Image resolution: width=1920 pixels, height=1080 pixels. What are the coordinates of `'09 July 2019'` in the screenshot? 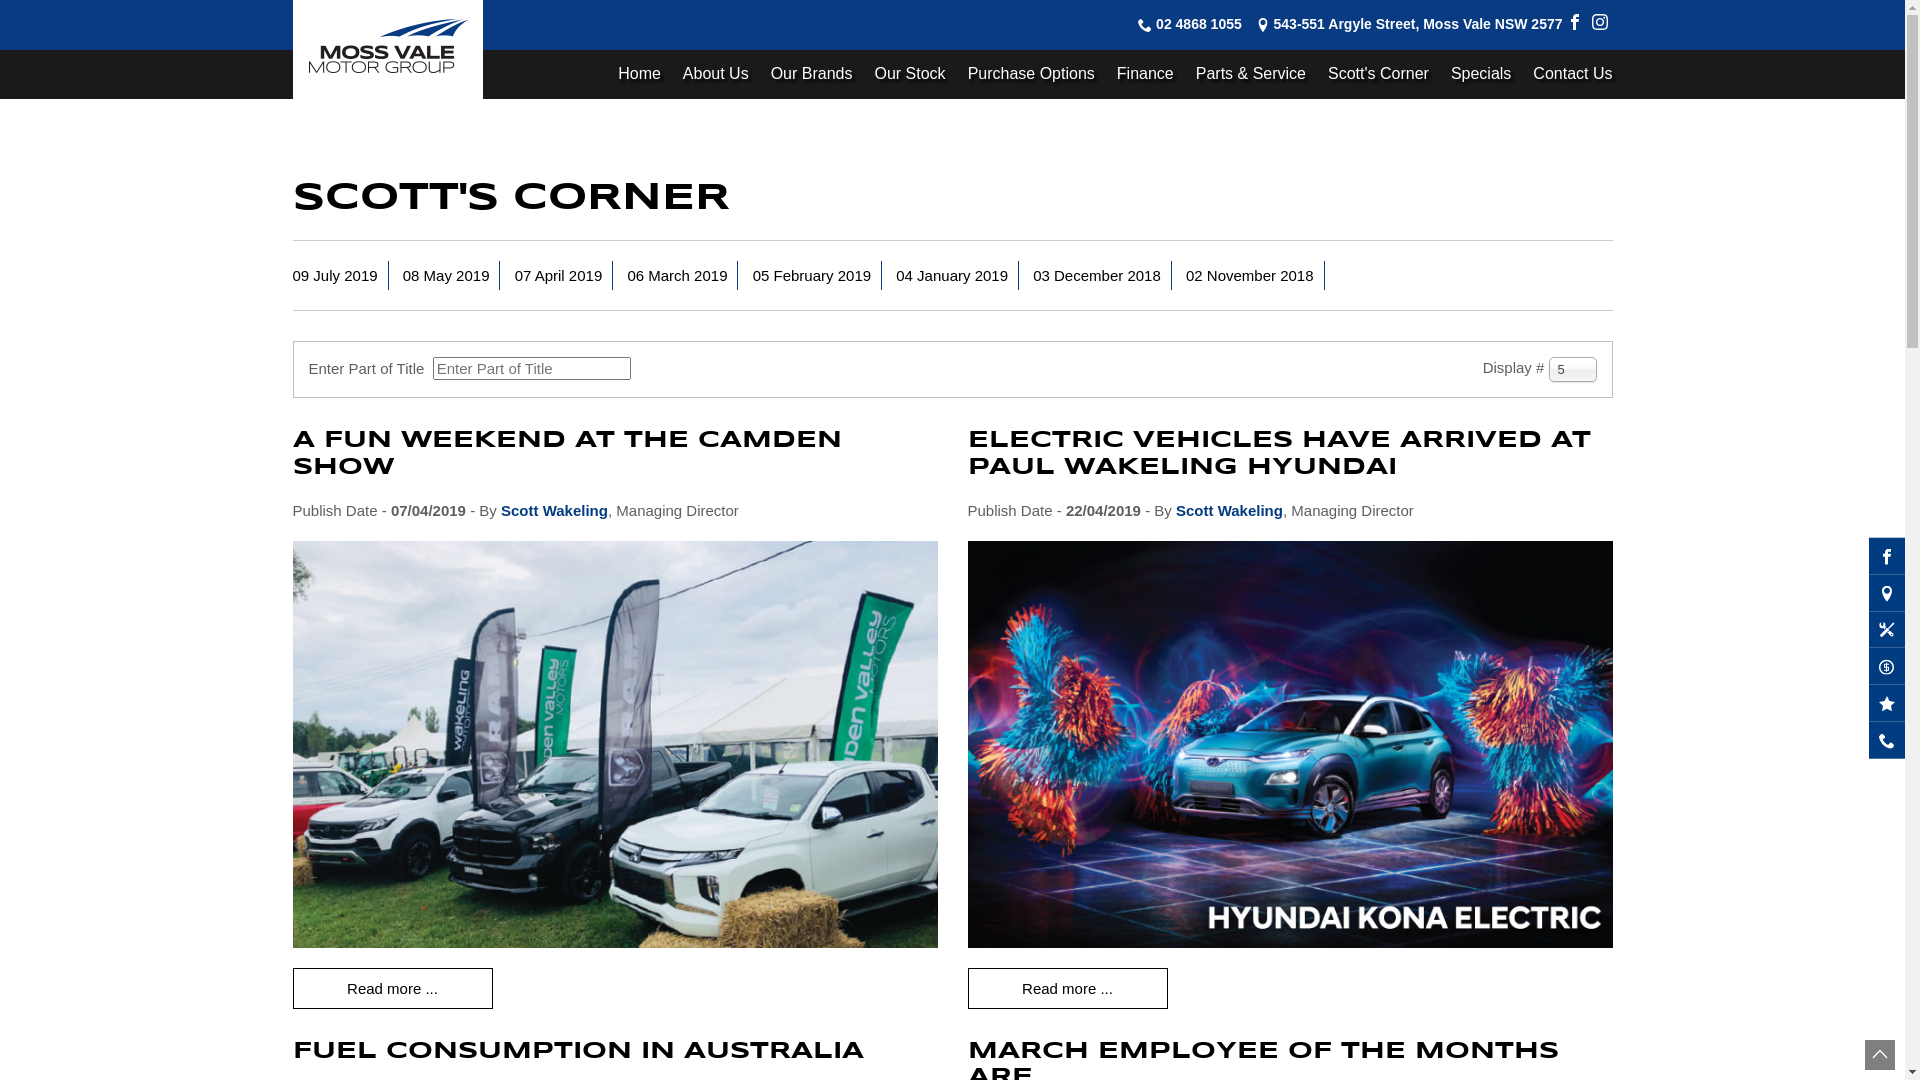 It's located at (334, 275).